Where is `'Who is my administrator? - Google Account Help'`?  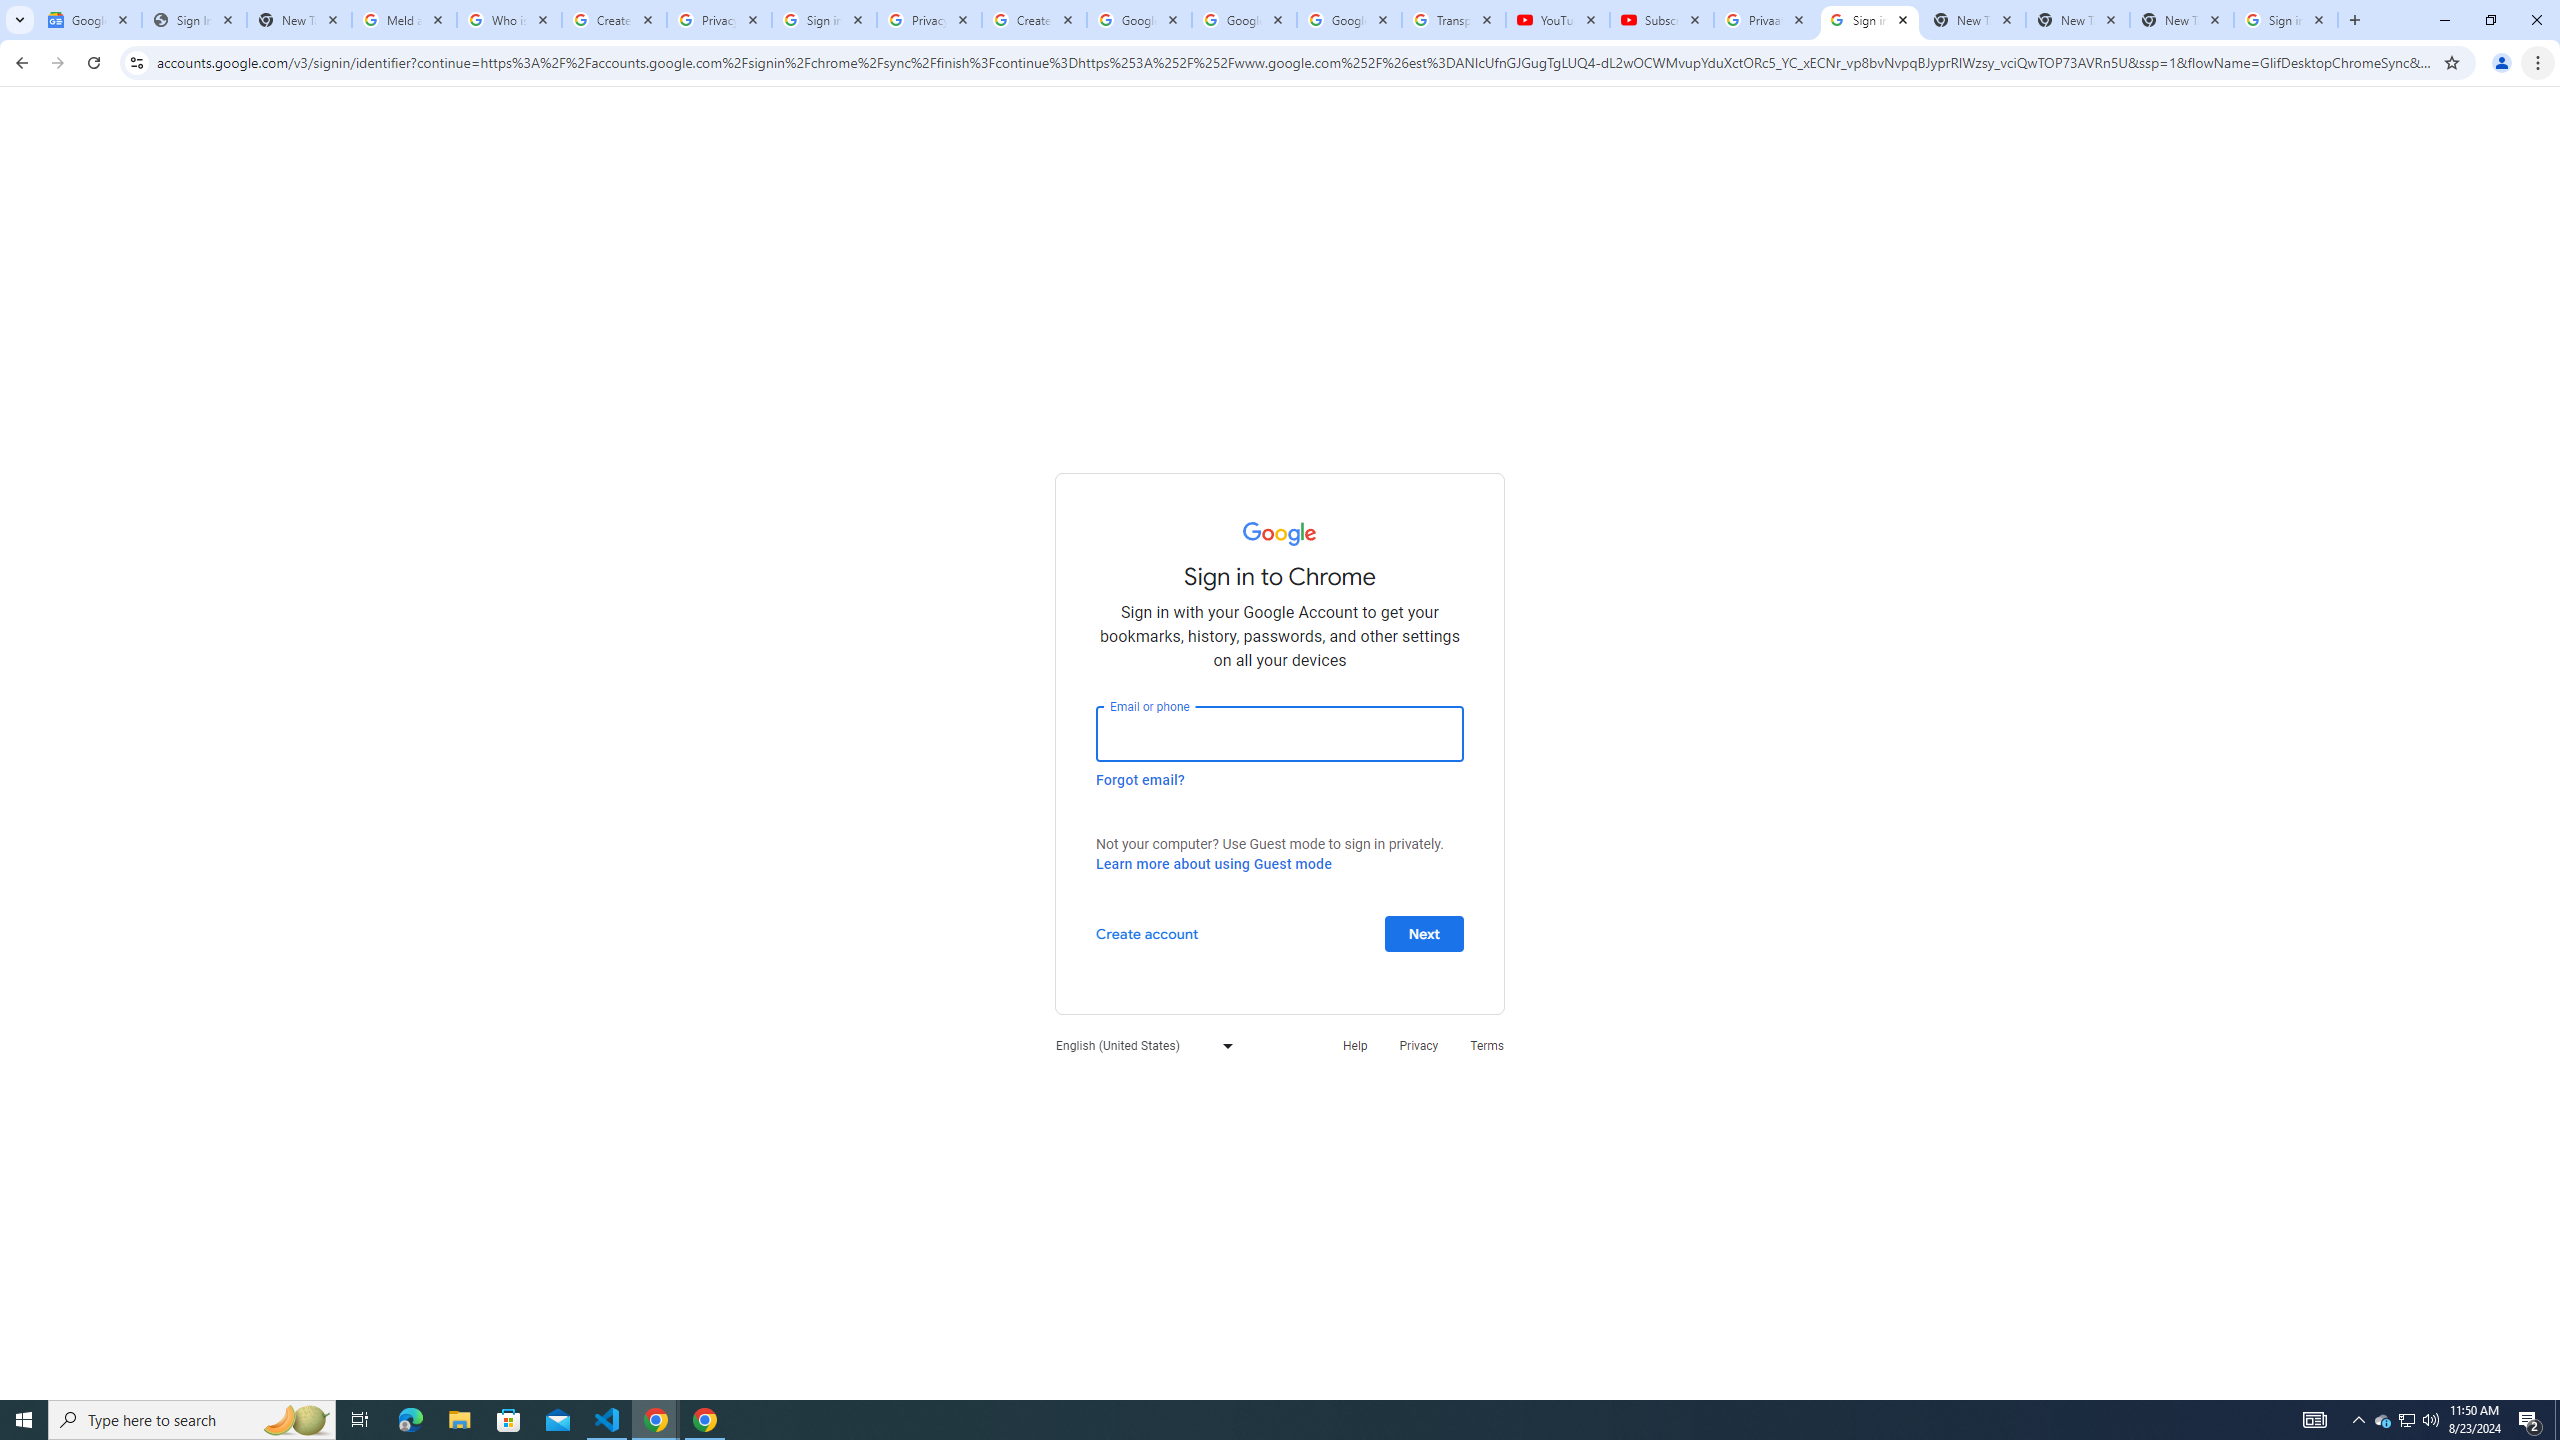 'Who is my administrator? - Google Account Help' is located at coordinates (509, 19).